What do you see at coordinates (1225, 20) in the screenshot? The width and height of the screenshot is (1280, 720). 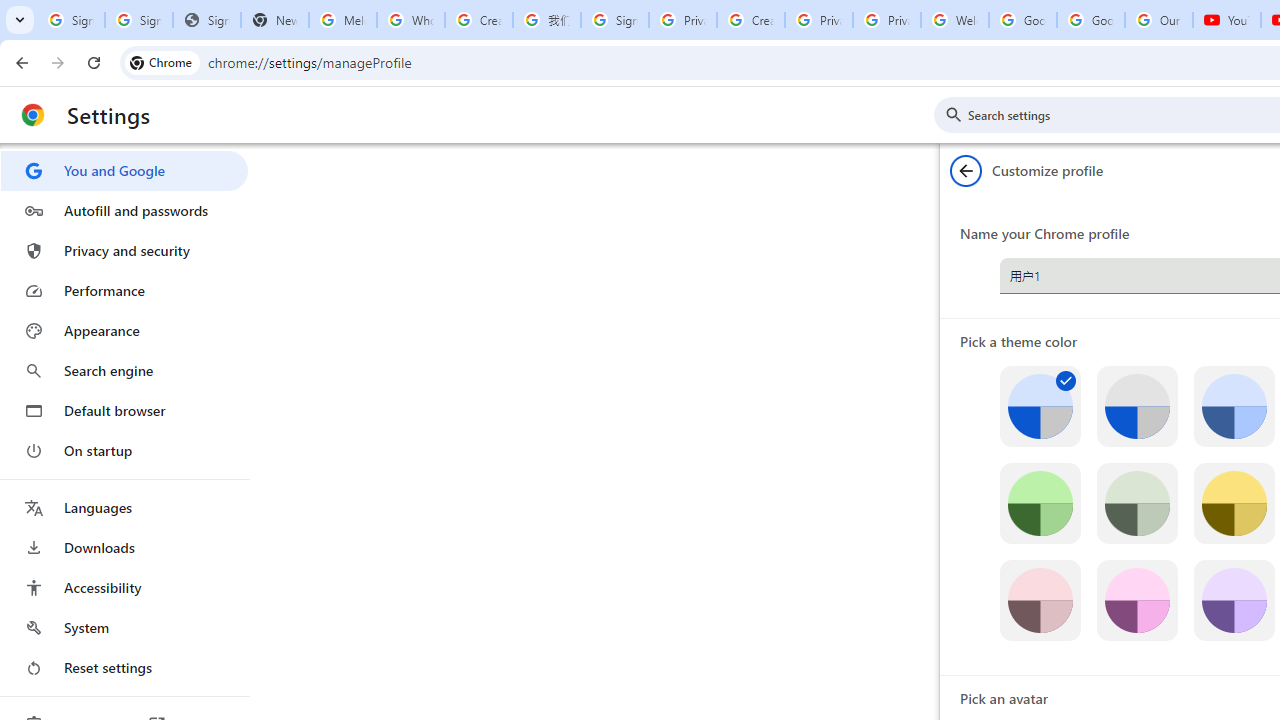 I see `'YouTube'` at bounding box center [1225, 20].